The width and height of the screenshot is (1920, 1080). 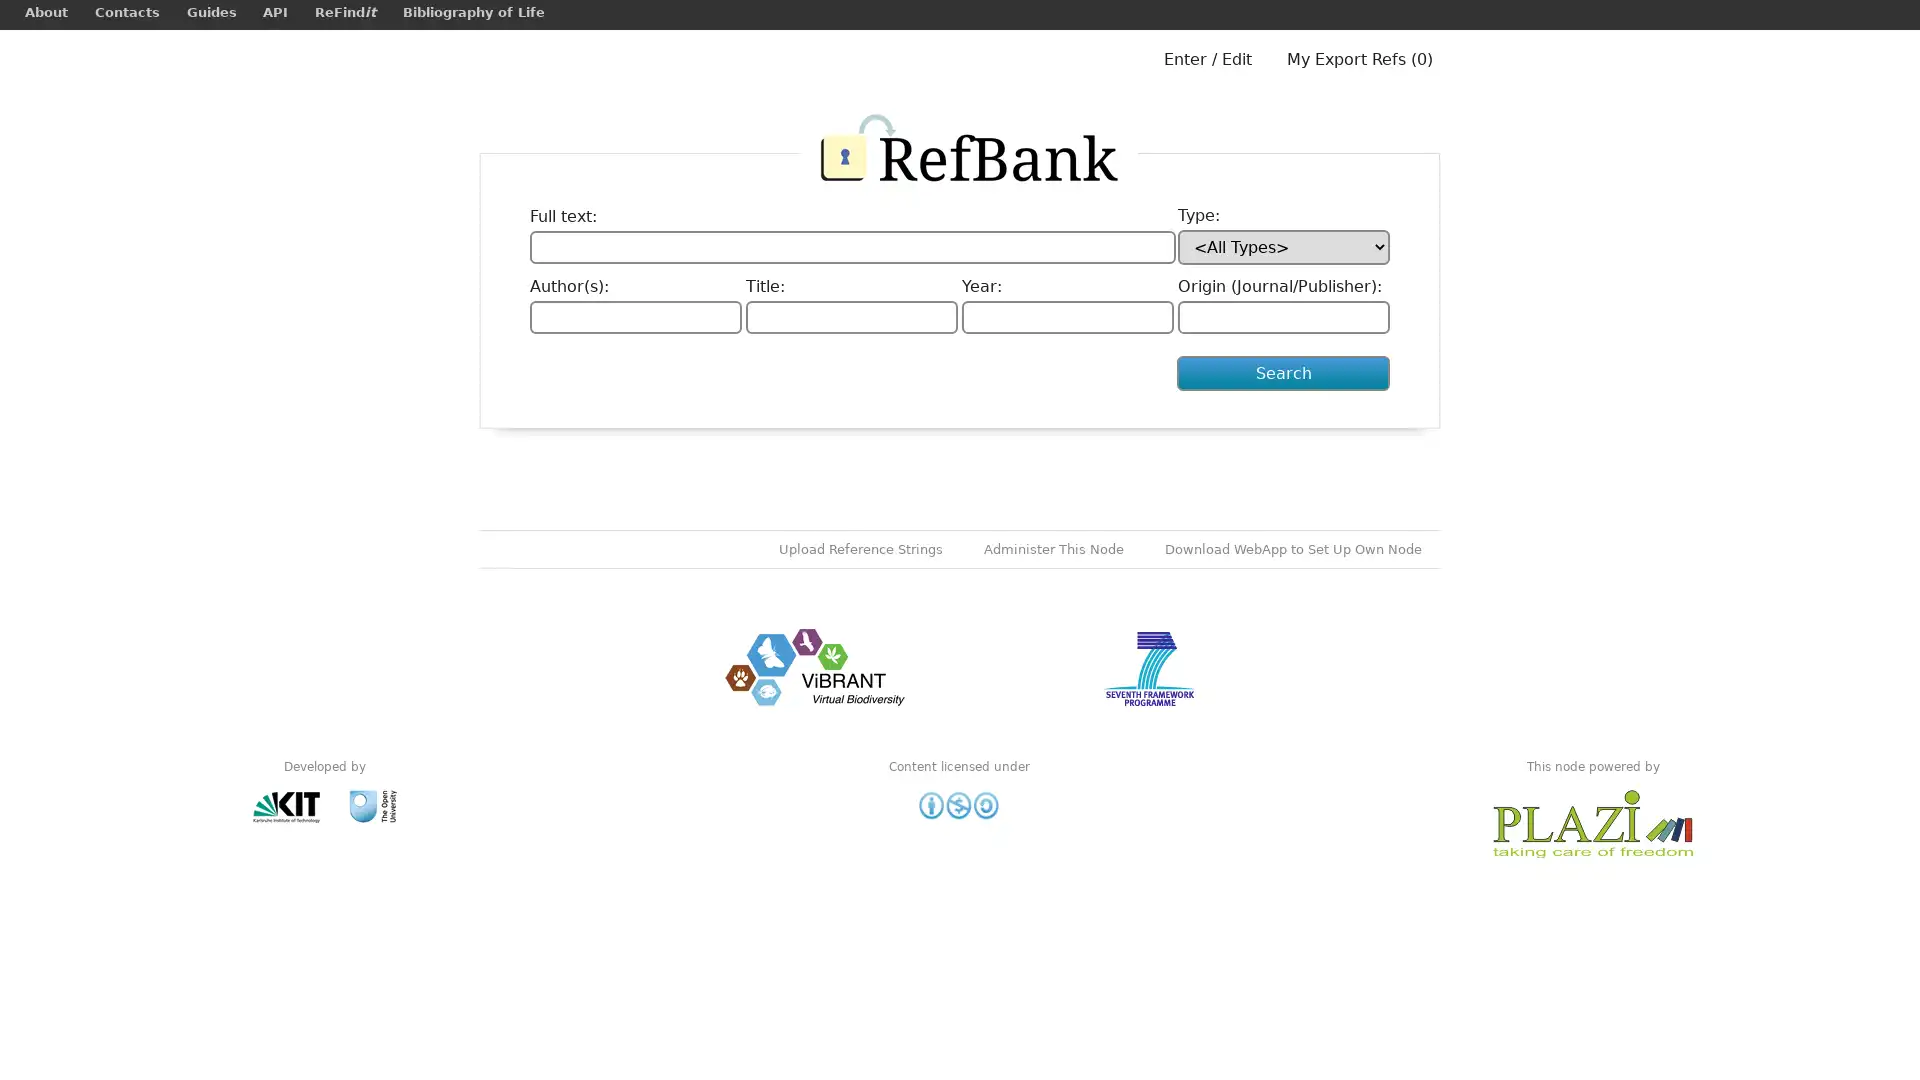 I want to click on Search, so click(x=1283, y=373).